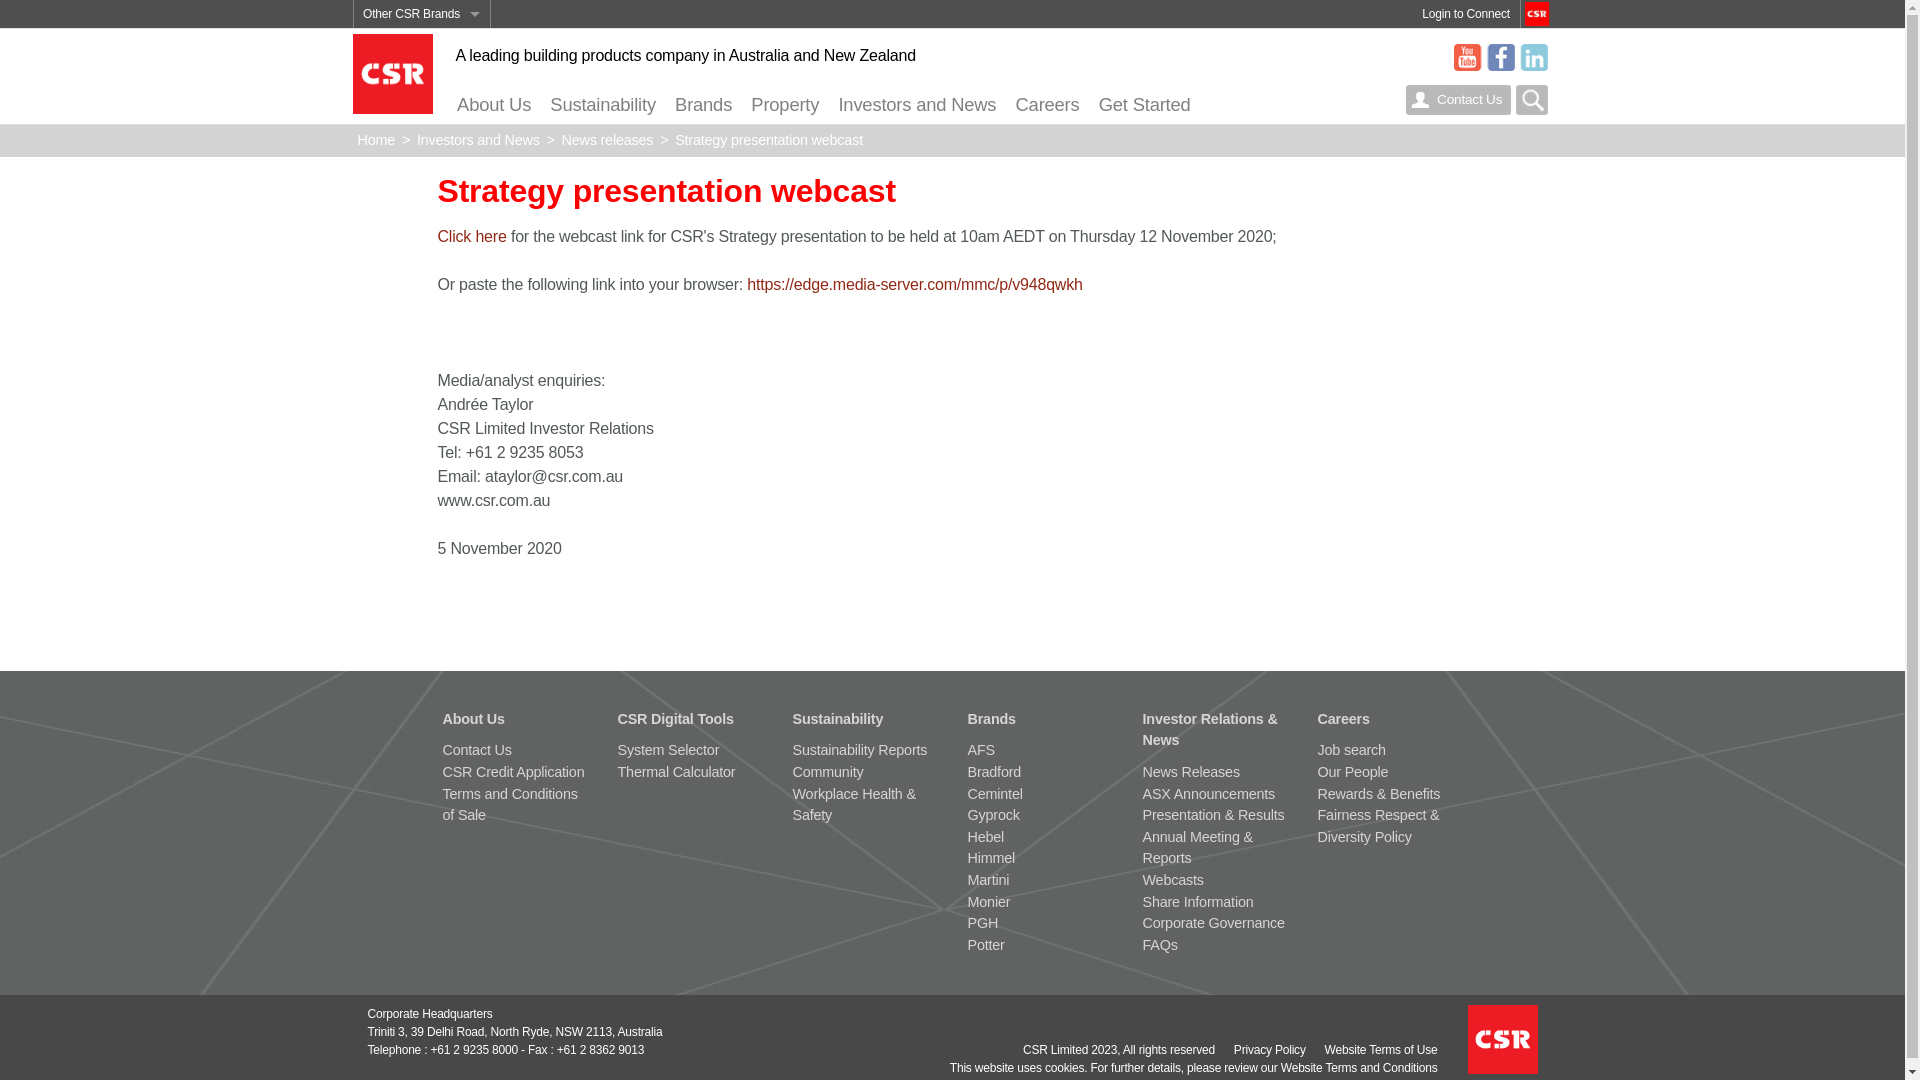 Image resolution: width=1920 pixels, height=1080 pixels. I want to click on 'Click here', so click(436, 235).